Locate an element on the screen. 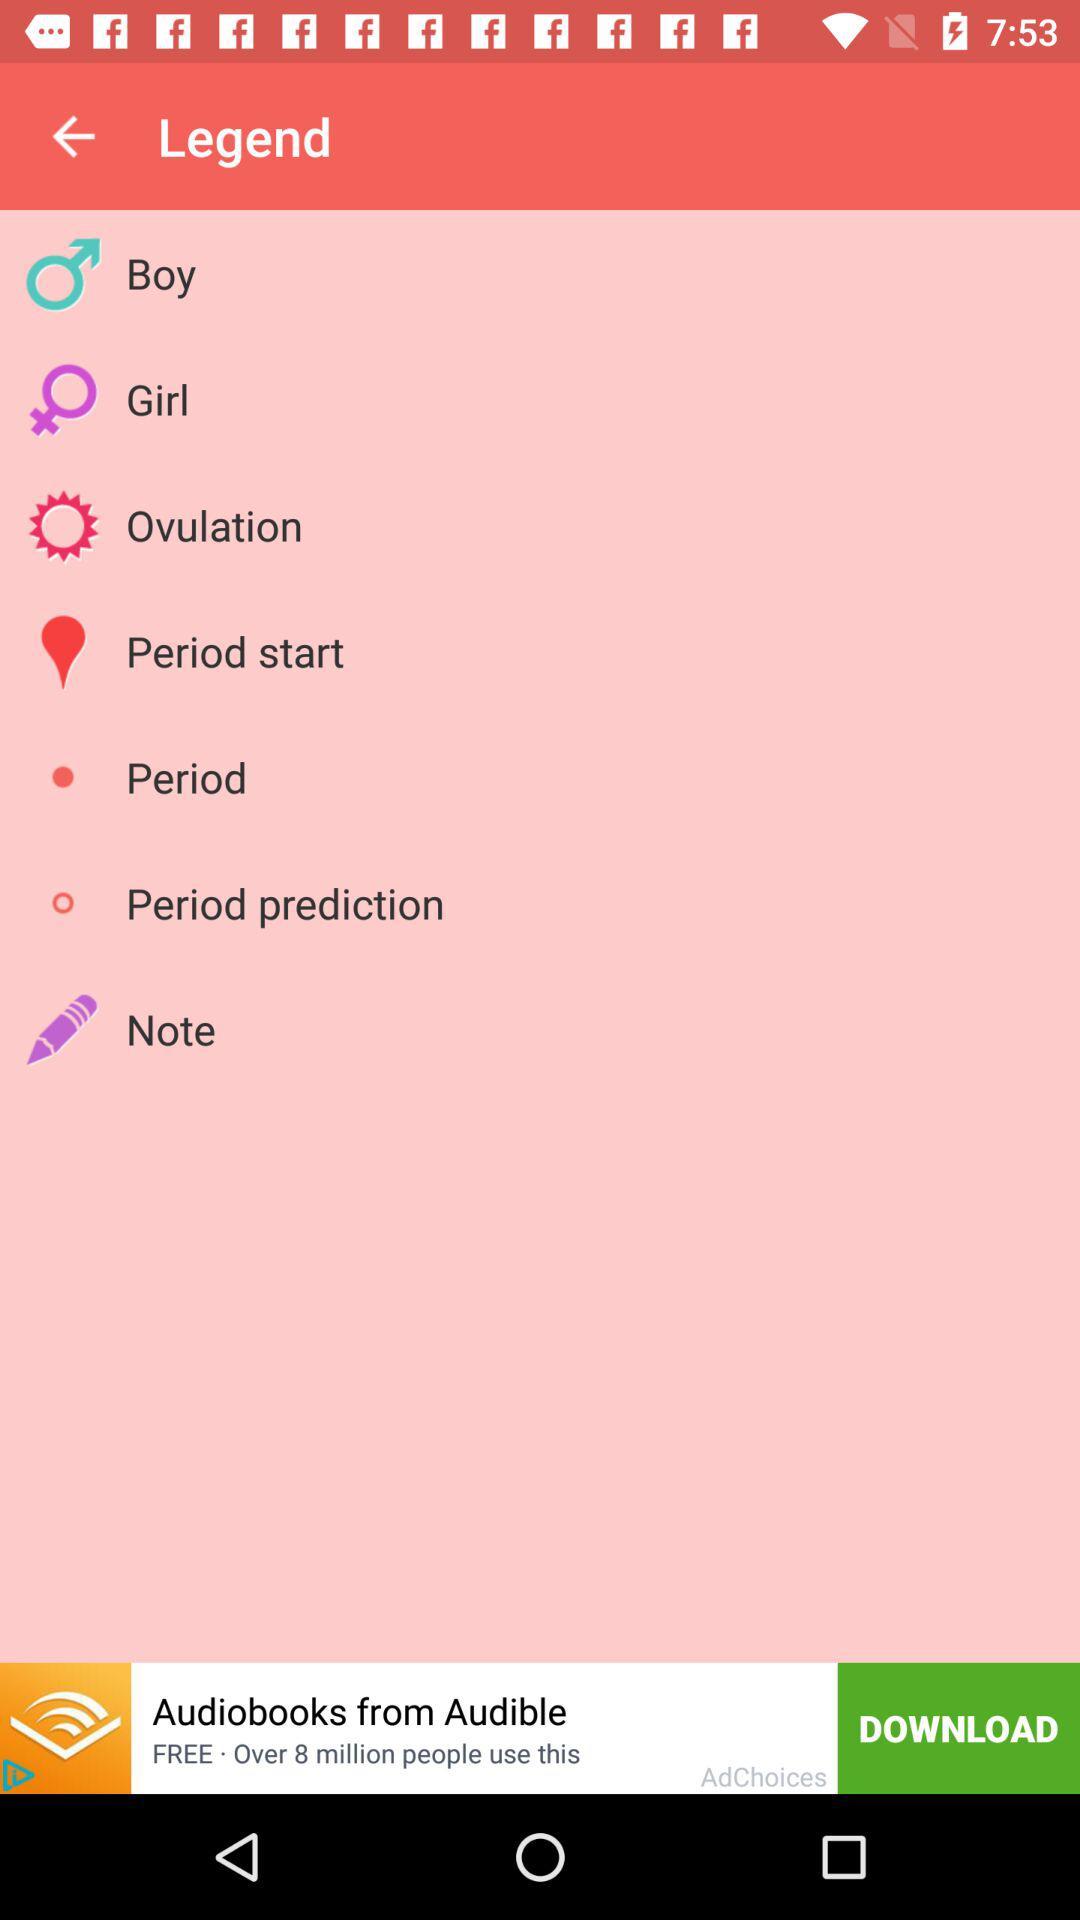  advertisement is located at coordinates (18, 1775).